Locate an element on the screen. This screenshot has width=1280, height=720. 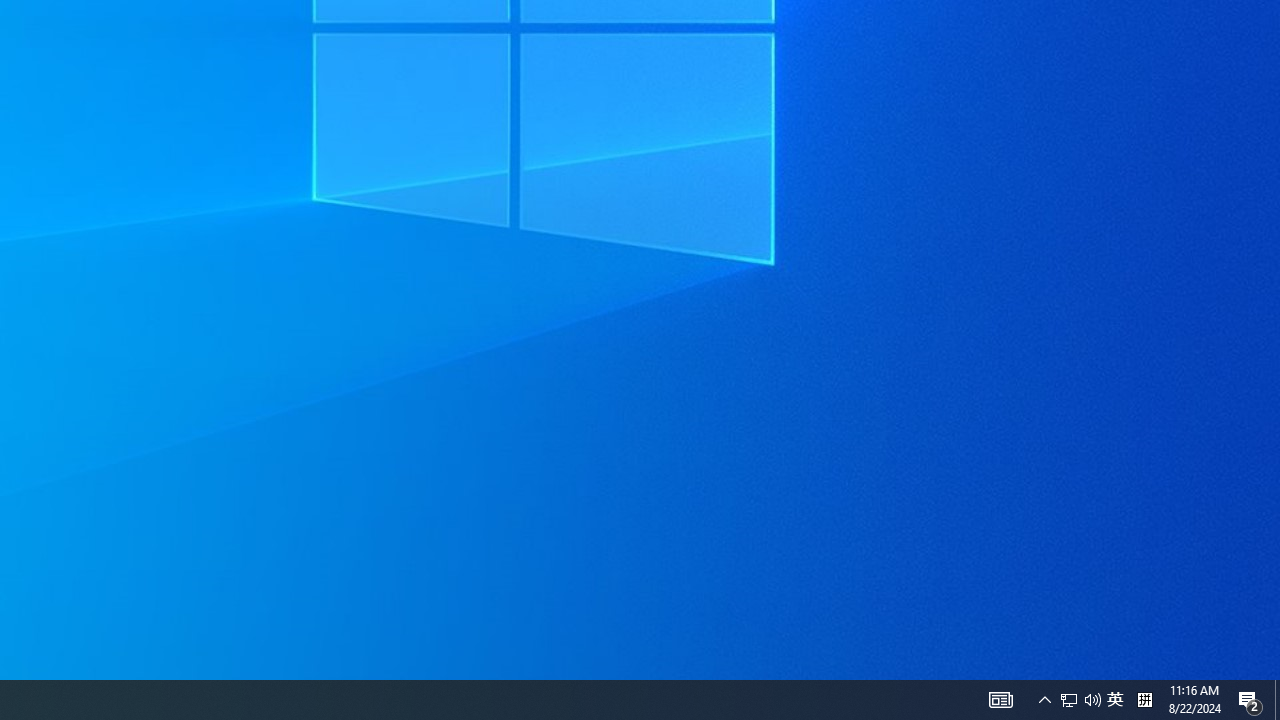
'Action Center, 2 new notifications' is located at coordinates (1250, 698).